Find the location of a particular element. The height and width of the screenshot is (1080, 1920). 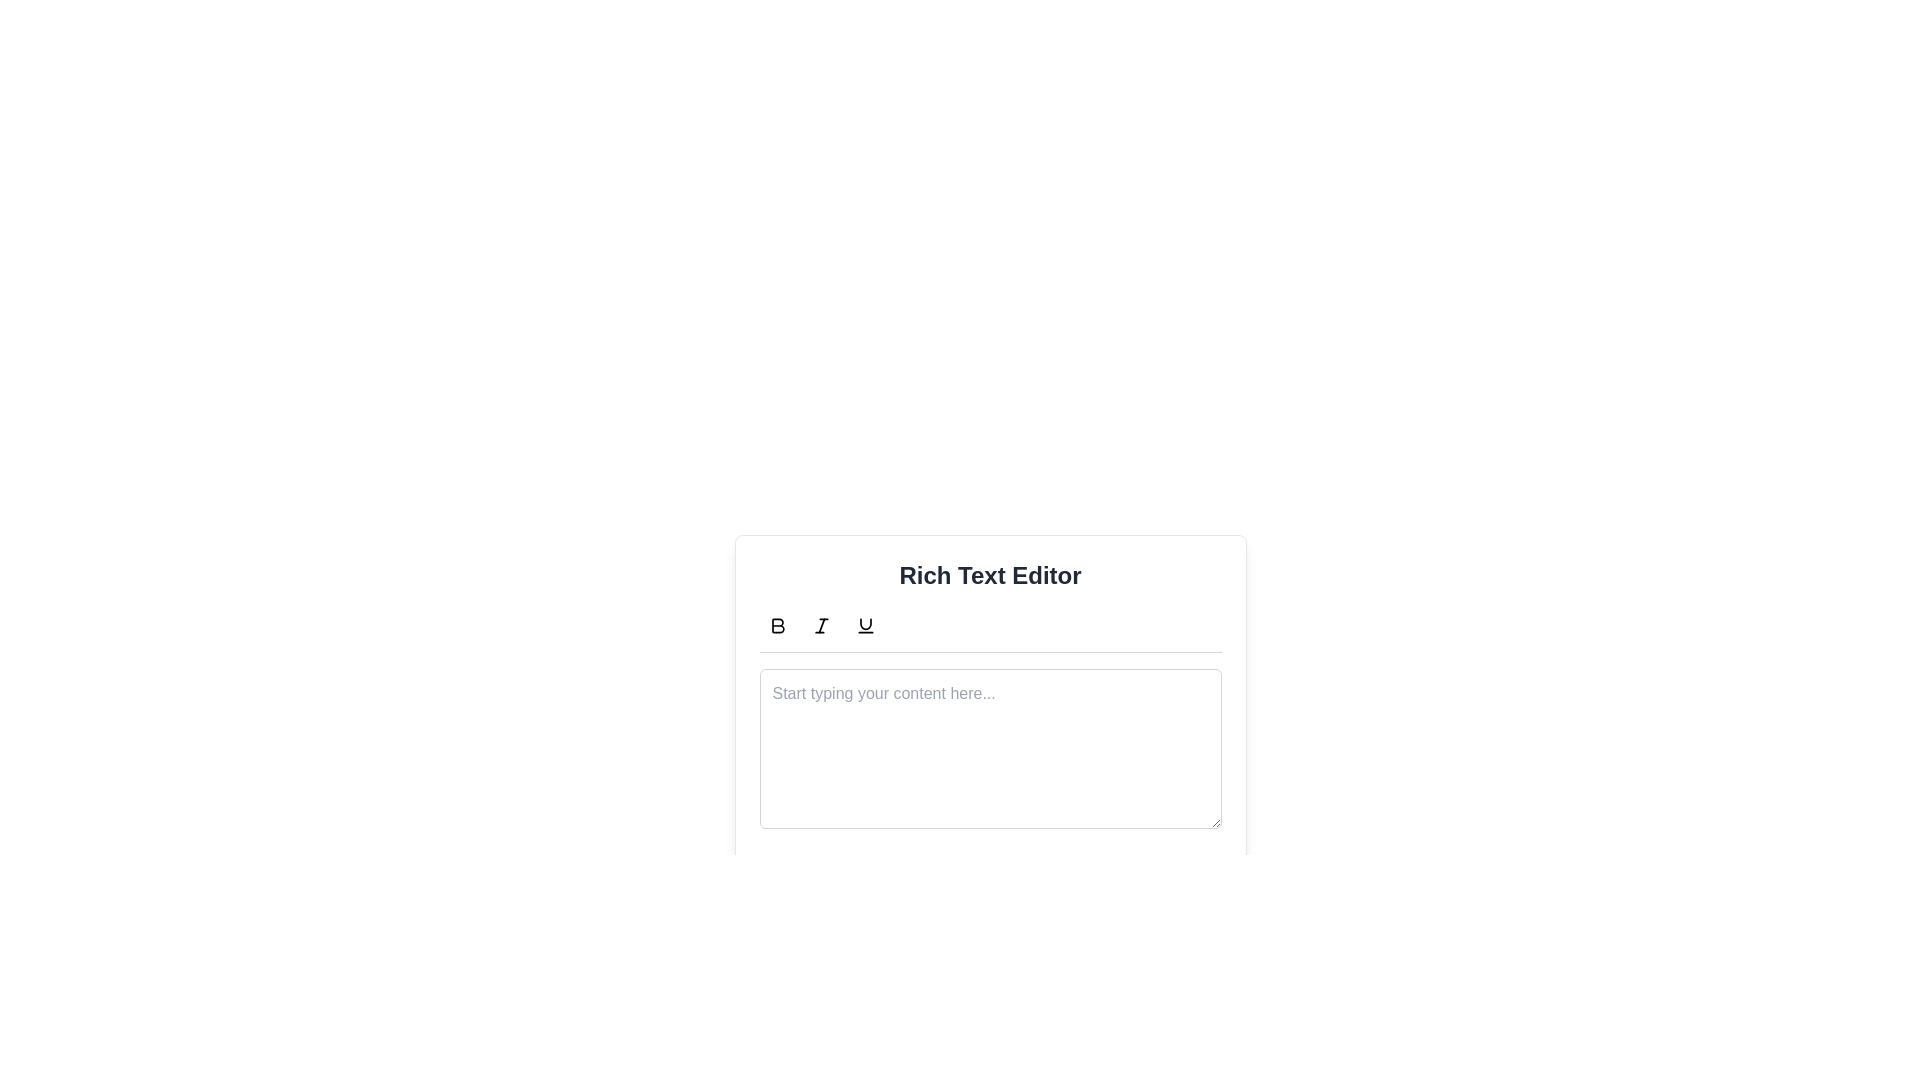

the underlining button located in the toolbar of the rich text editor, positioned to the right of the bold and italic buttons, to apply underlining to the selected text is located at coordinates (865, 624).